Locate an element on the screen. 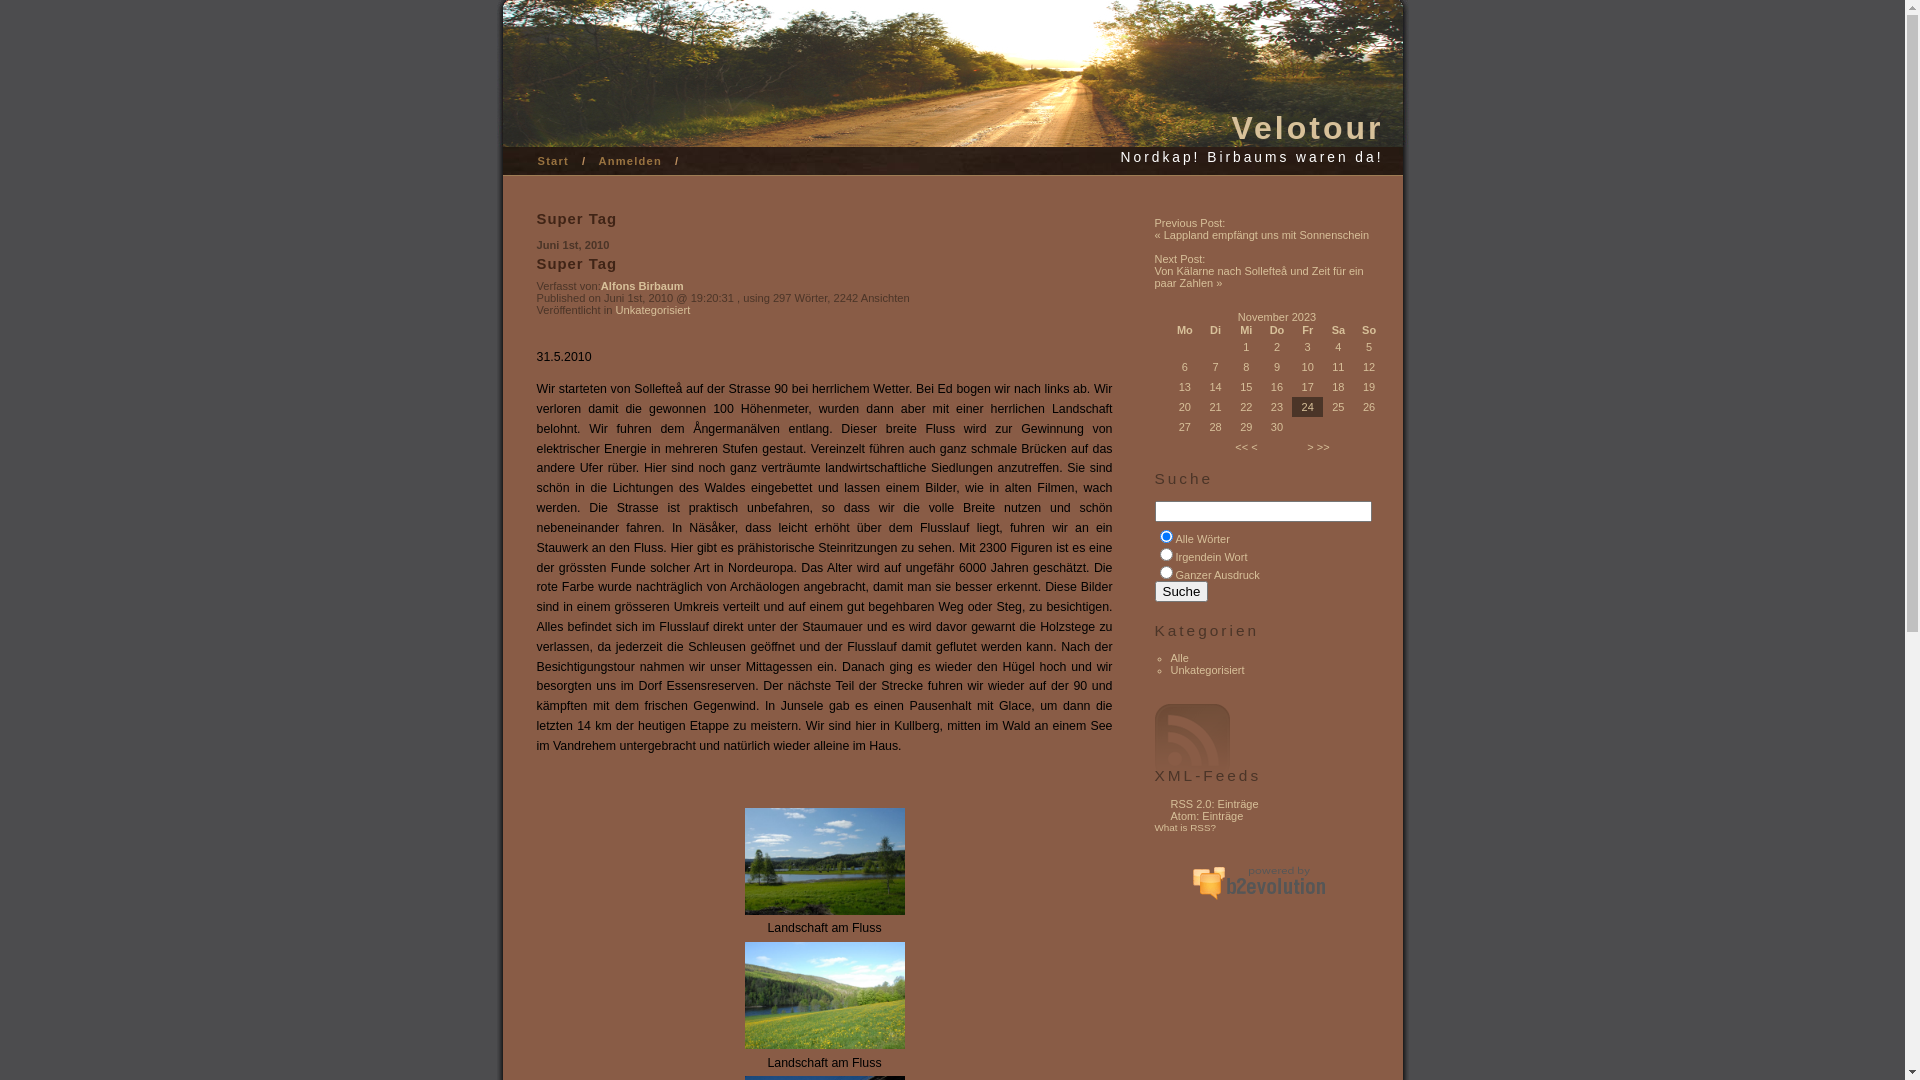 This screenshot has height=1080, width=1920. 'Alle' is located at coordinates (1170, 658).